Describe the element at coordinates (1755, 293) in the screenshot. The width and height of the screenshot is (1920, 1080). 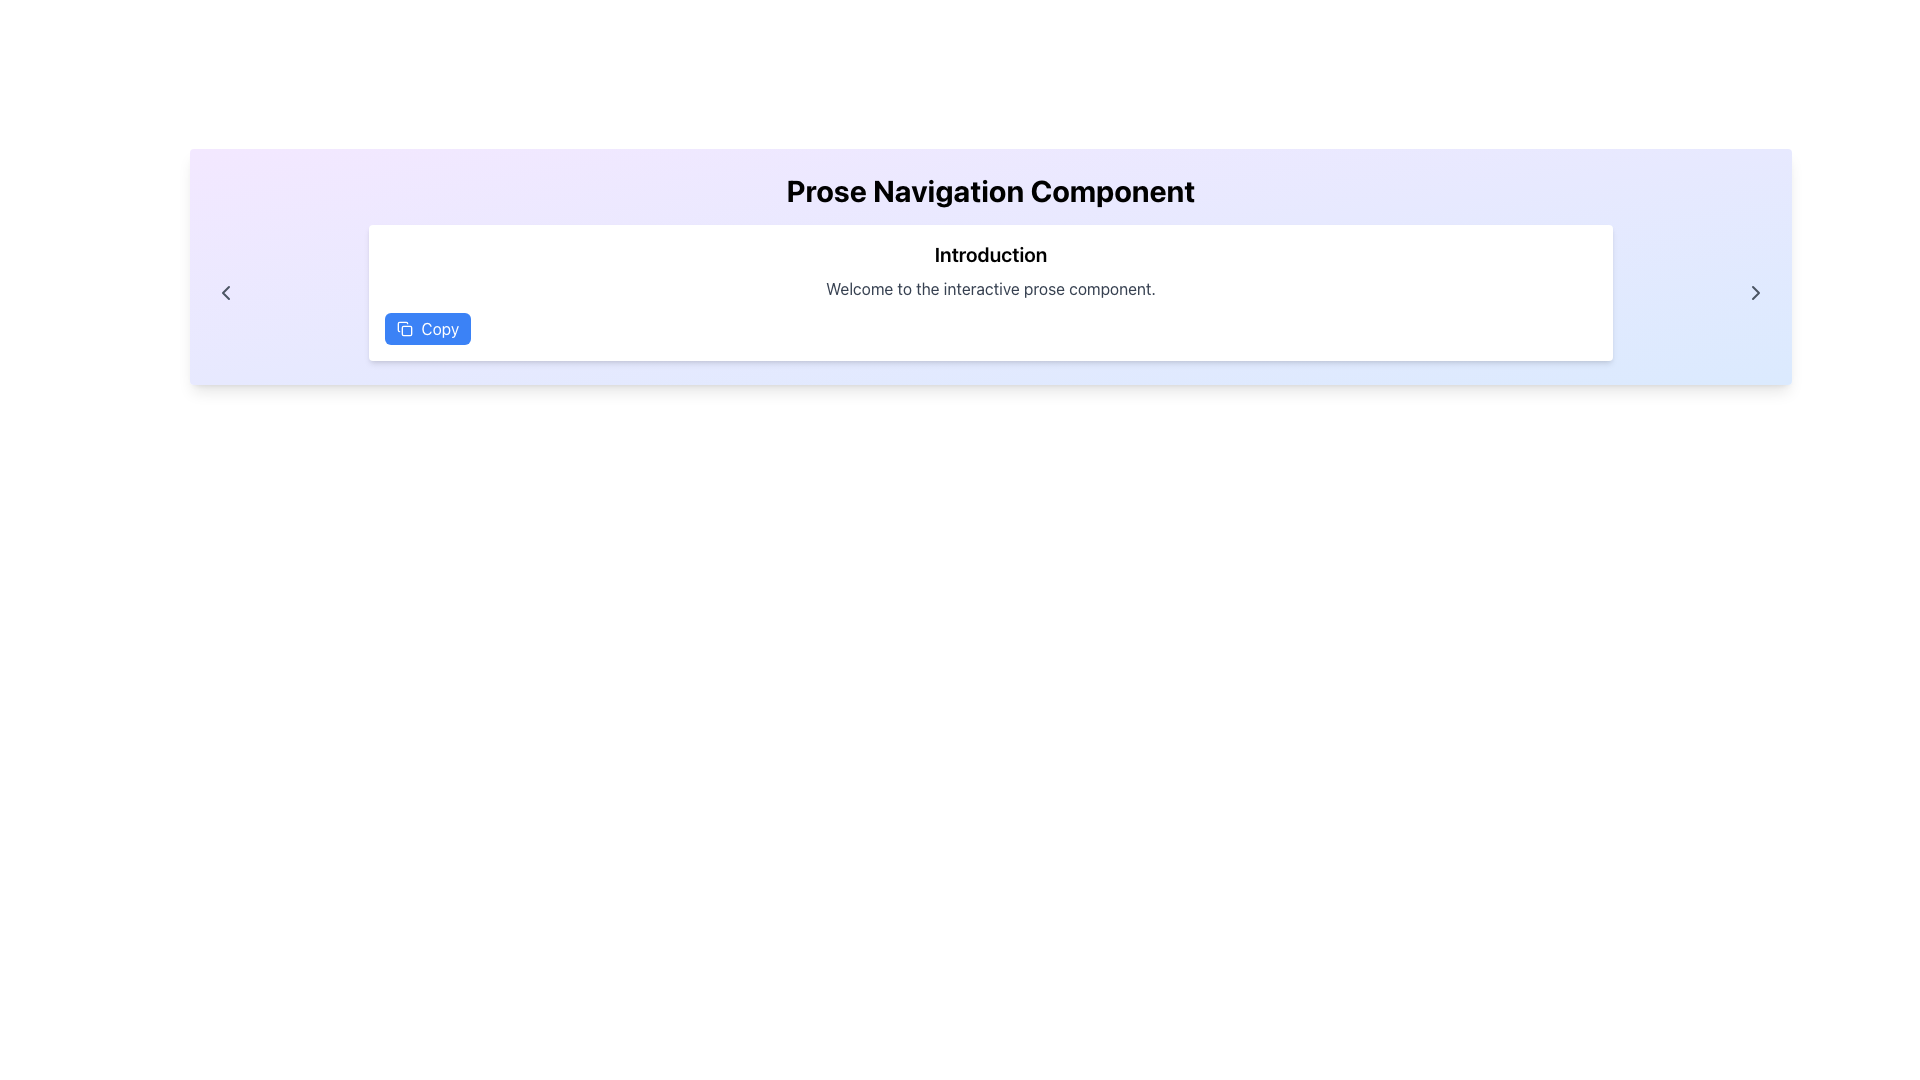
I see `the navigation button located at the rightmost edge of the top section of the interface to proceed to the next page` at that location.